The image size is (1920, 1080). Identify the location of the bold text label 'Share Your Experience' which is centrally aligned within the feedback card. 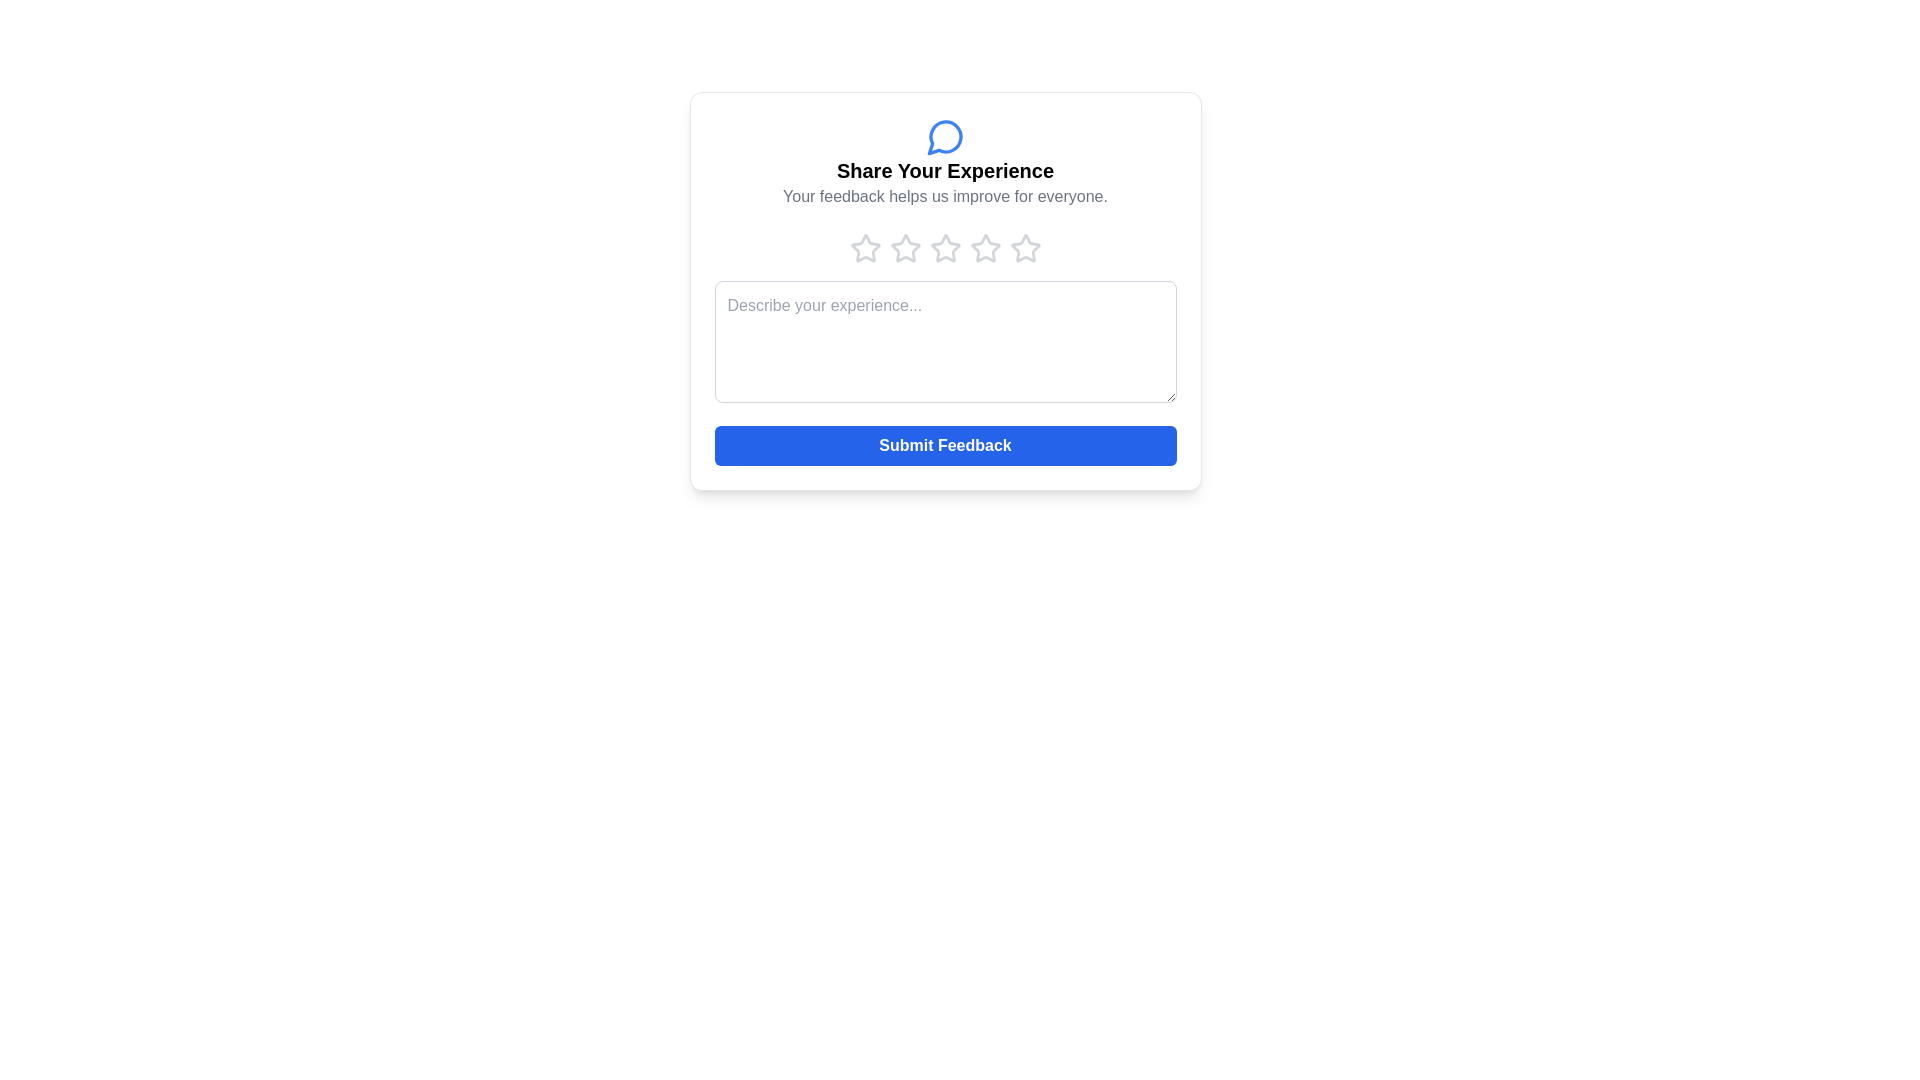
(944, 169).